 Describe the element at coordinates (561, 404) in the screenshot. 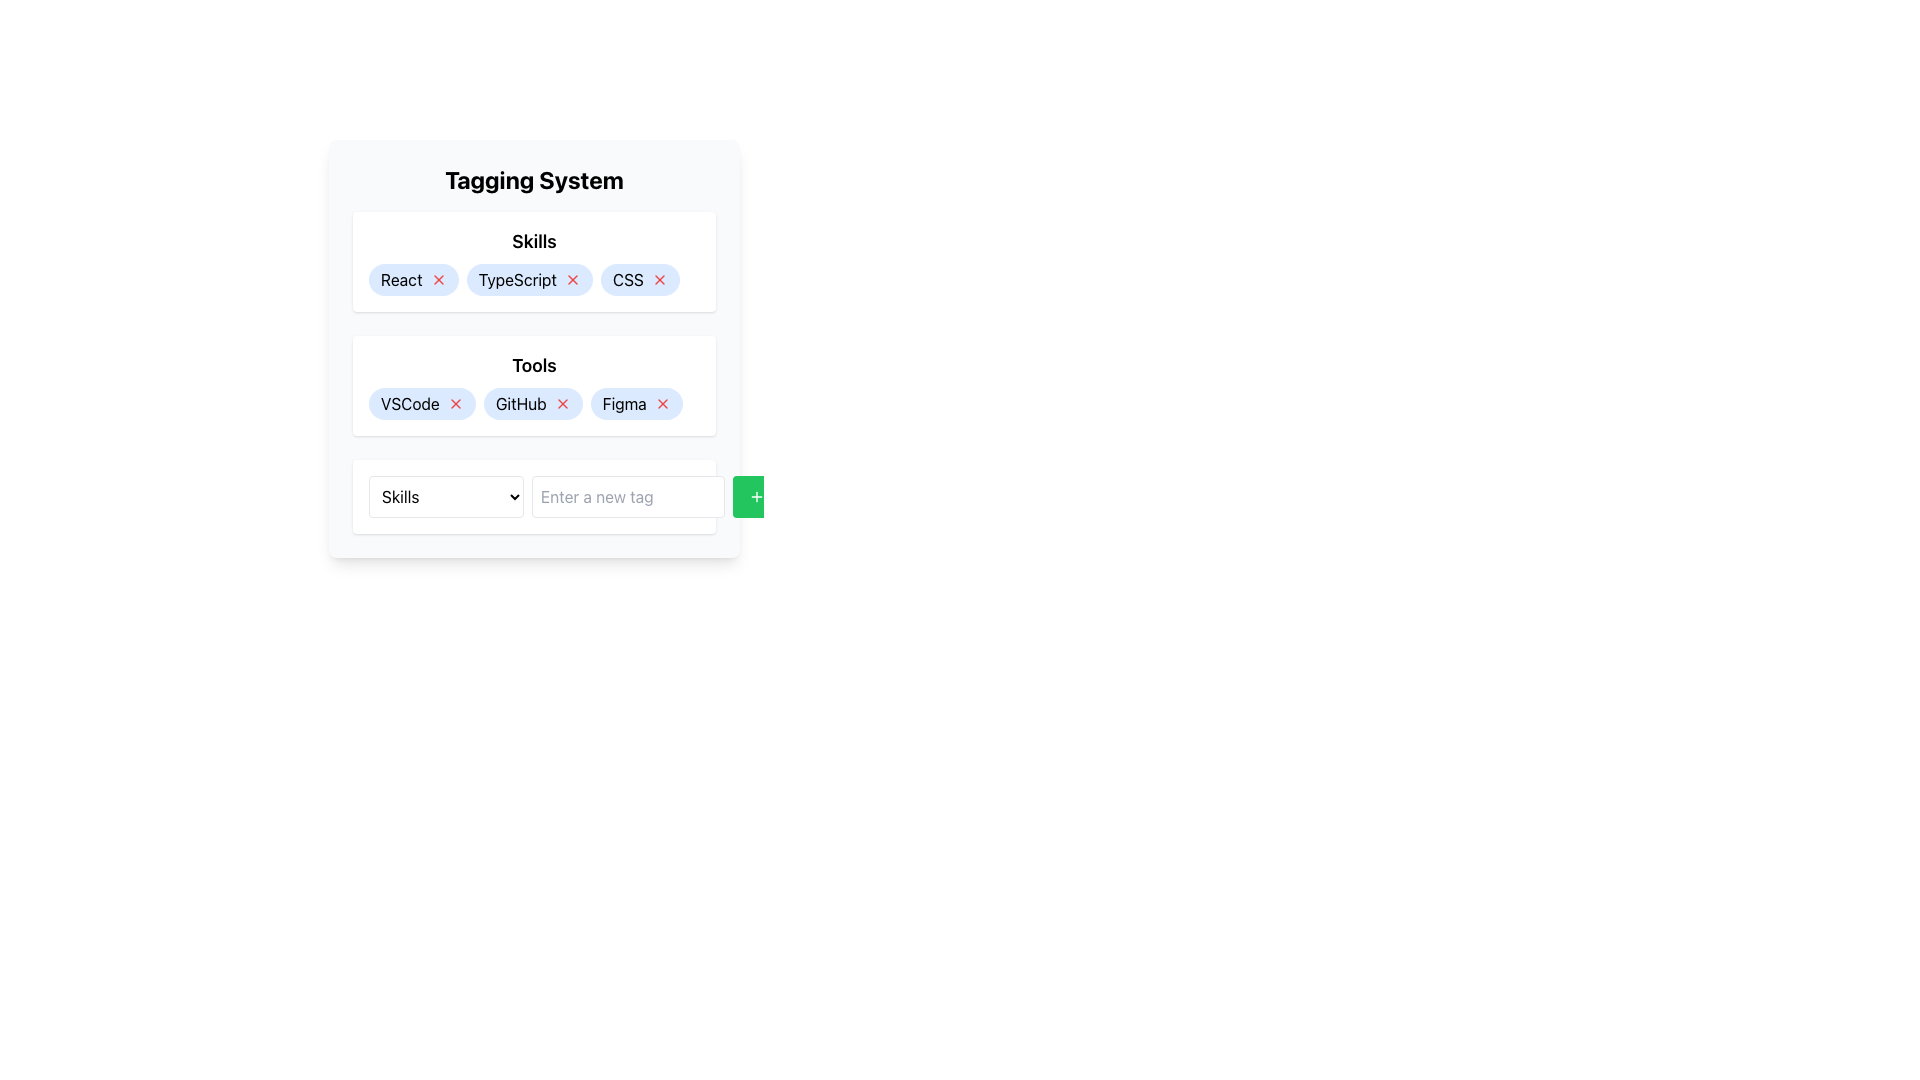

I see `the Close button (icon)` at that location.